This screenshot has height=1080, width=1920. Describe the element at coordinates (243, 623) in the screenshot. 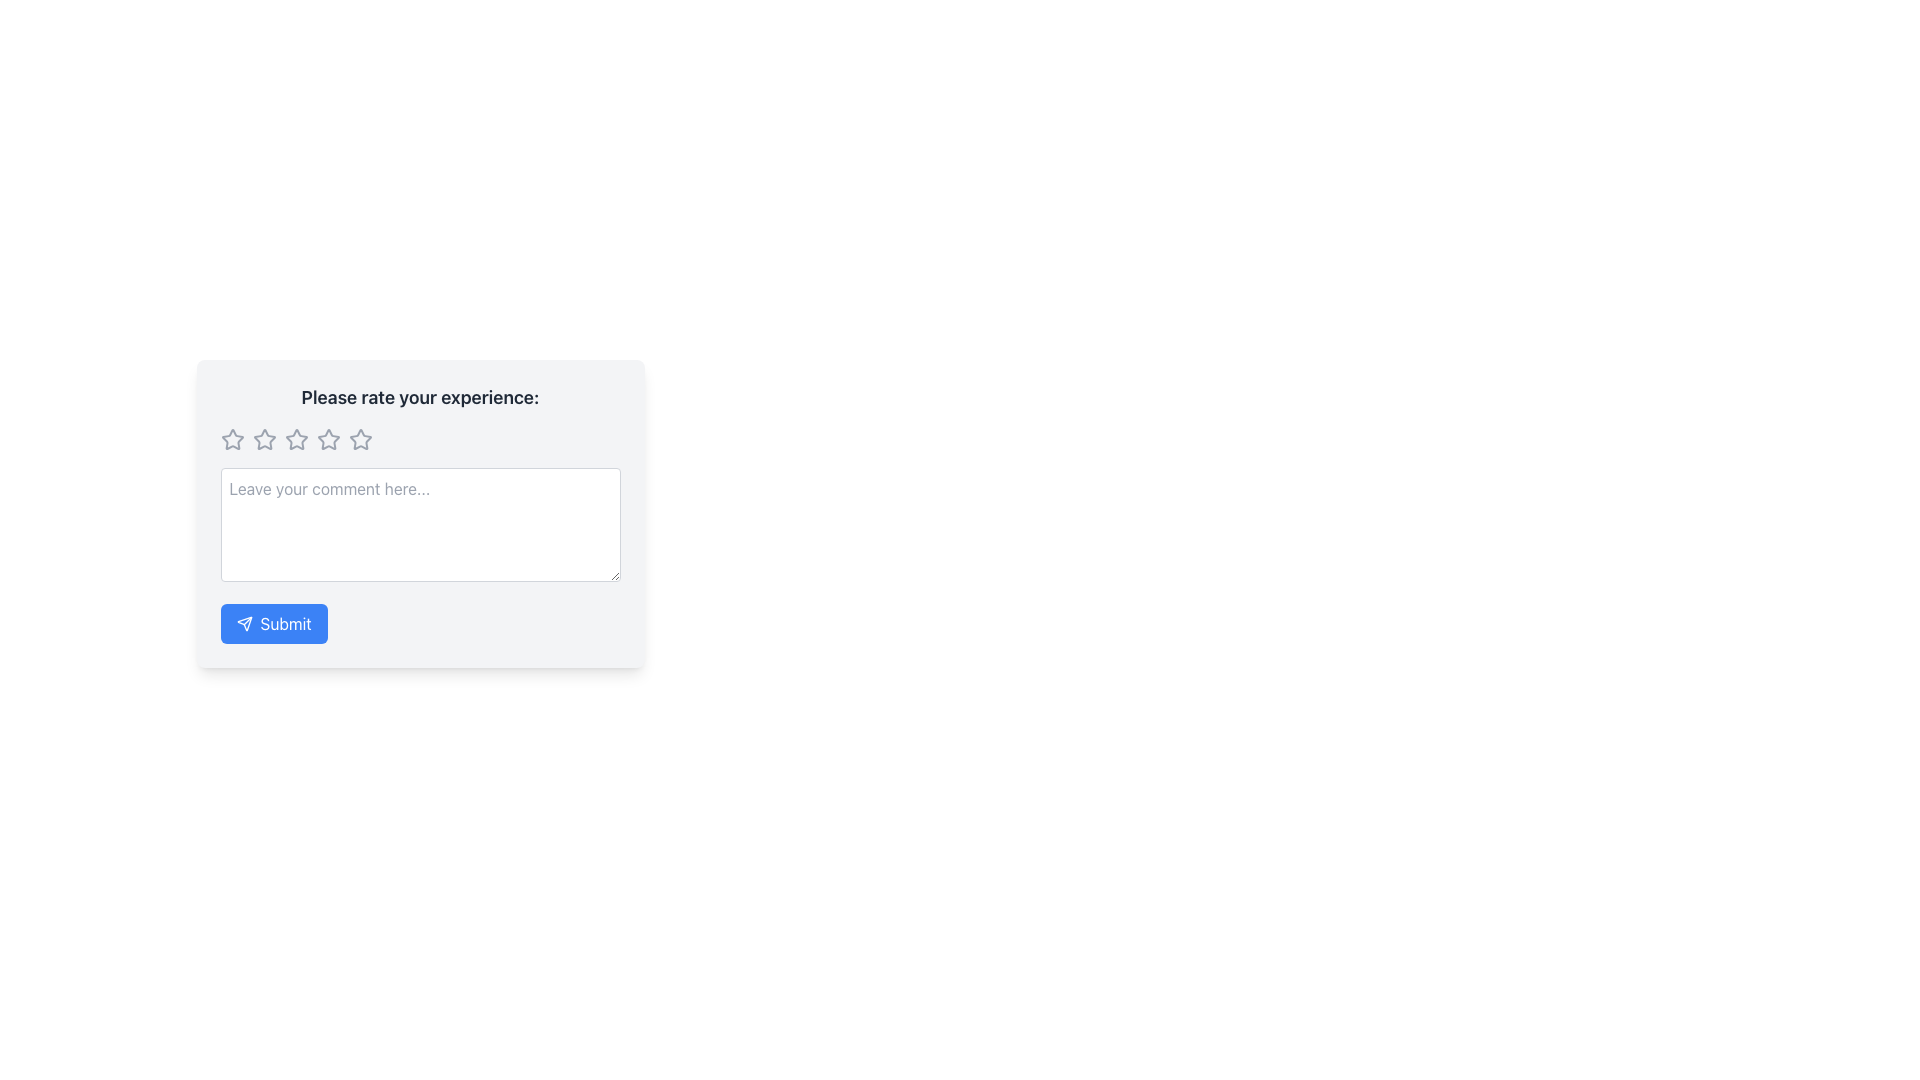

I see `the 'Submit' button which contains a small triangular paper plane icon at its bottom-left corner` at that location.